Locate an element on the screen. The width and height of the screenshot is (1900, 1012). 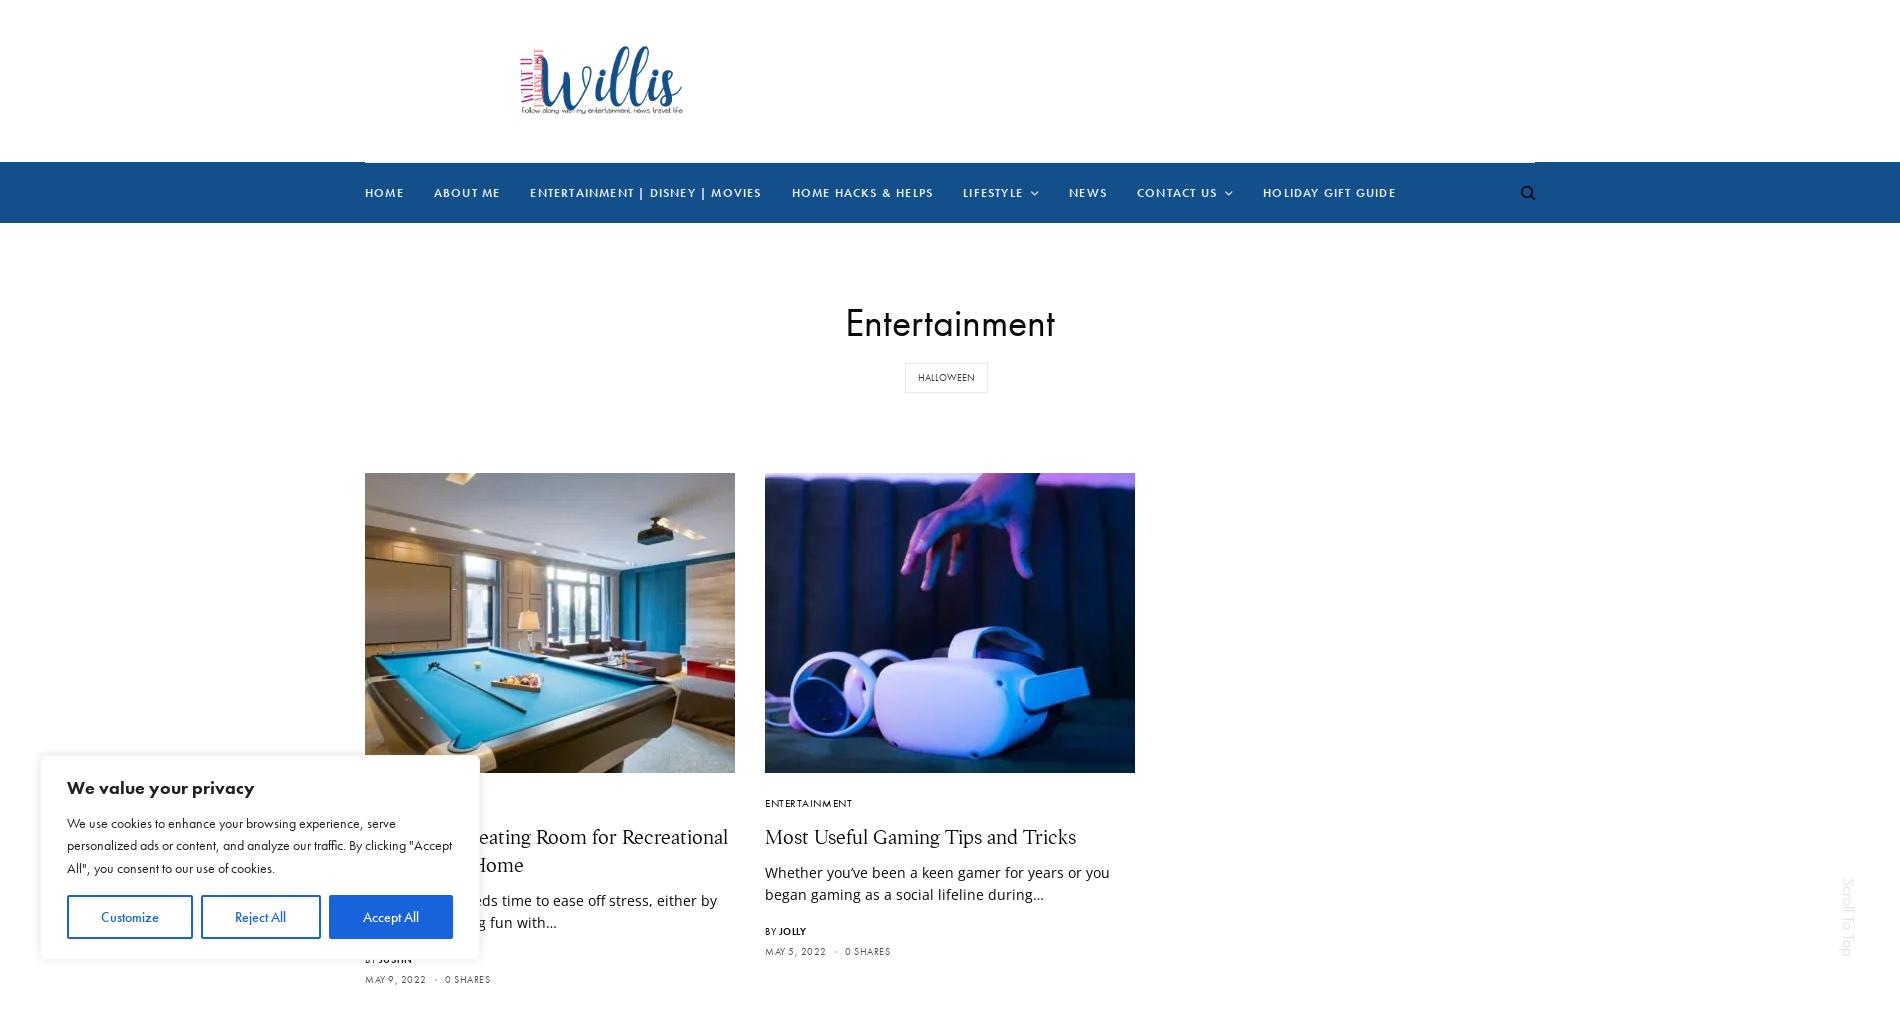
'Home Hacks & Helps' is located at coordinates (861, 192).